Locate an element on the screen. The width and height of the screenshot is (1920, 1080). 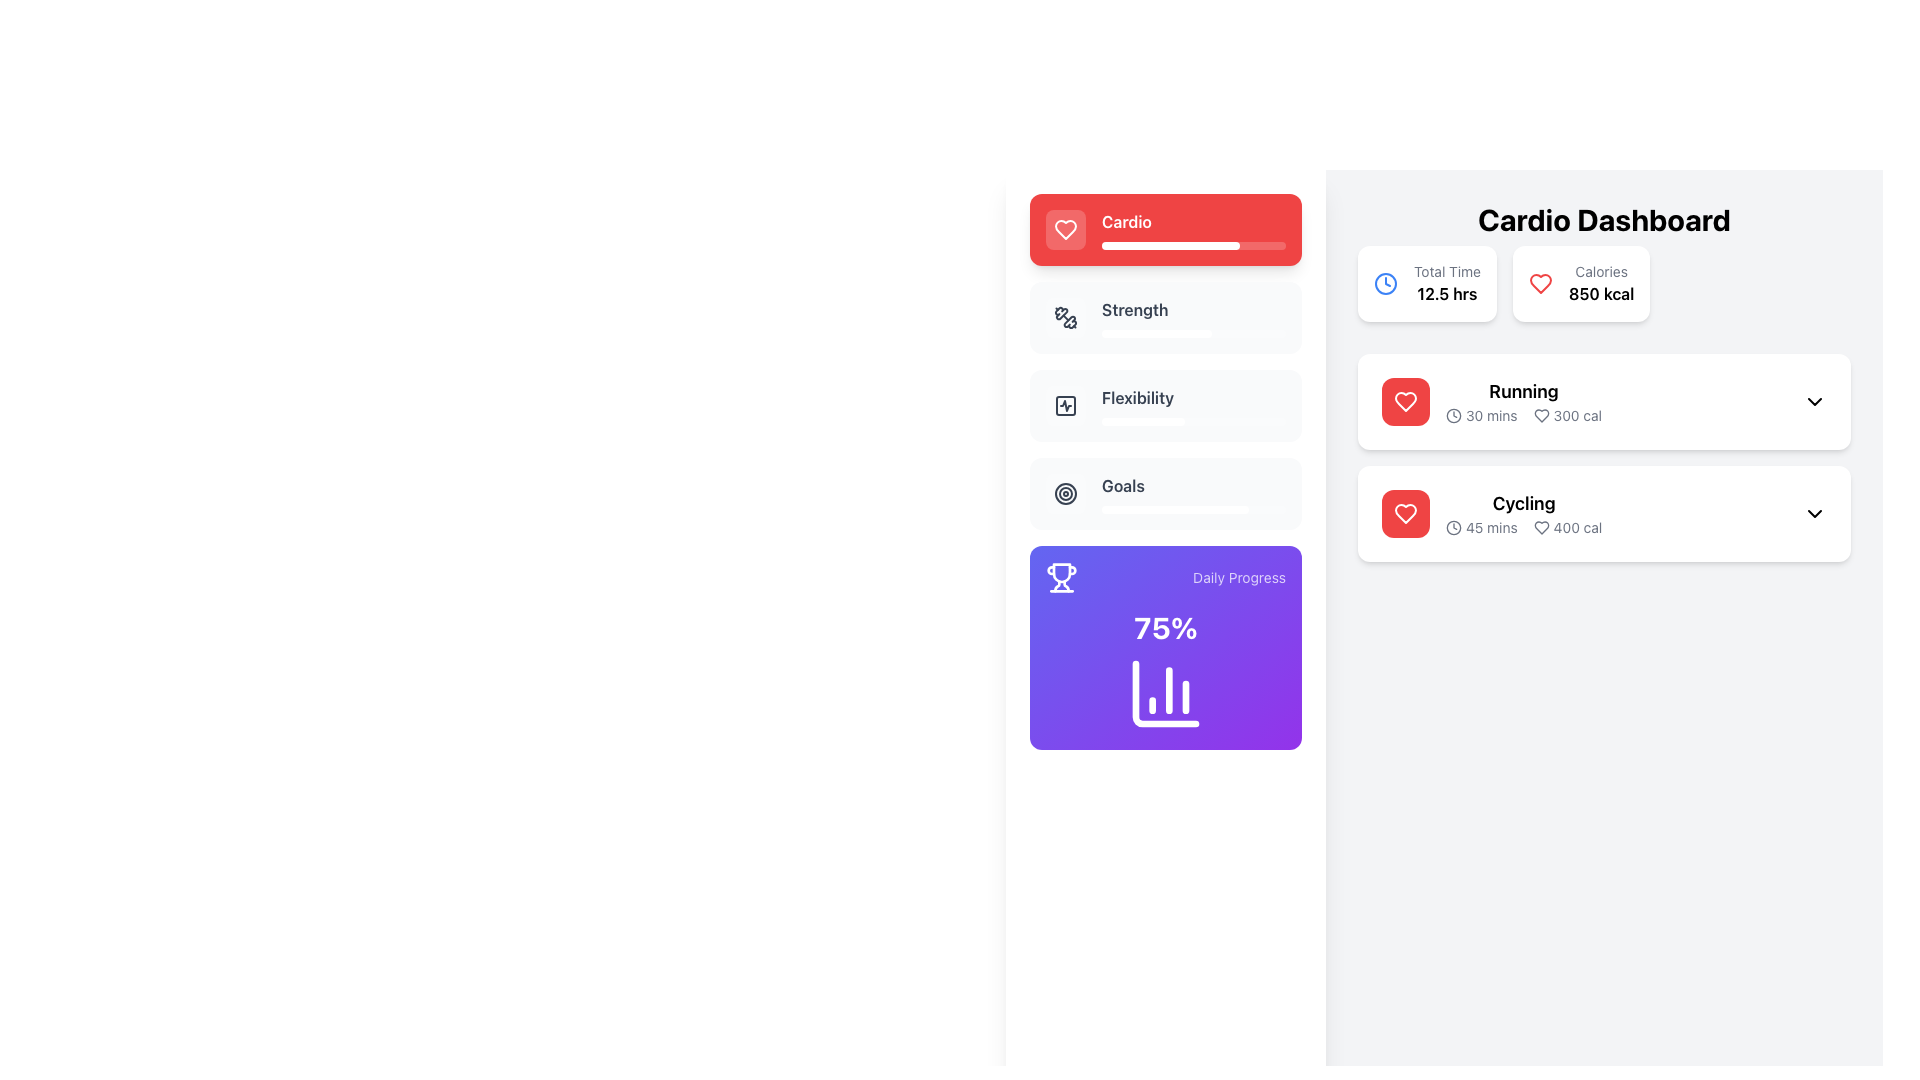
total time displayed in the cardio activities section of the dashboard, which is the second text display following 'Total Time' is located at coordinates (1447, 293).